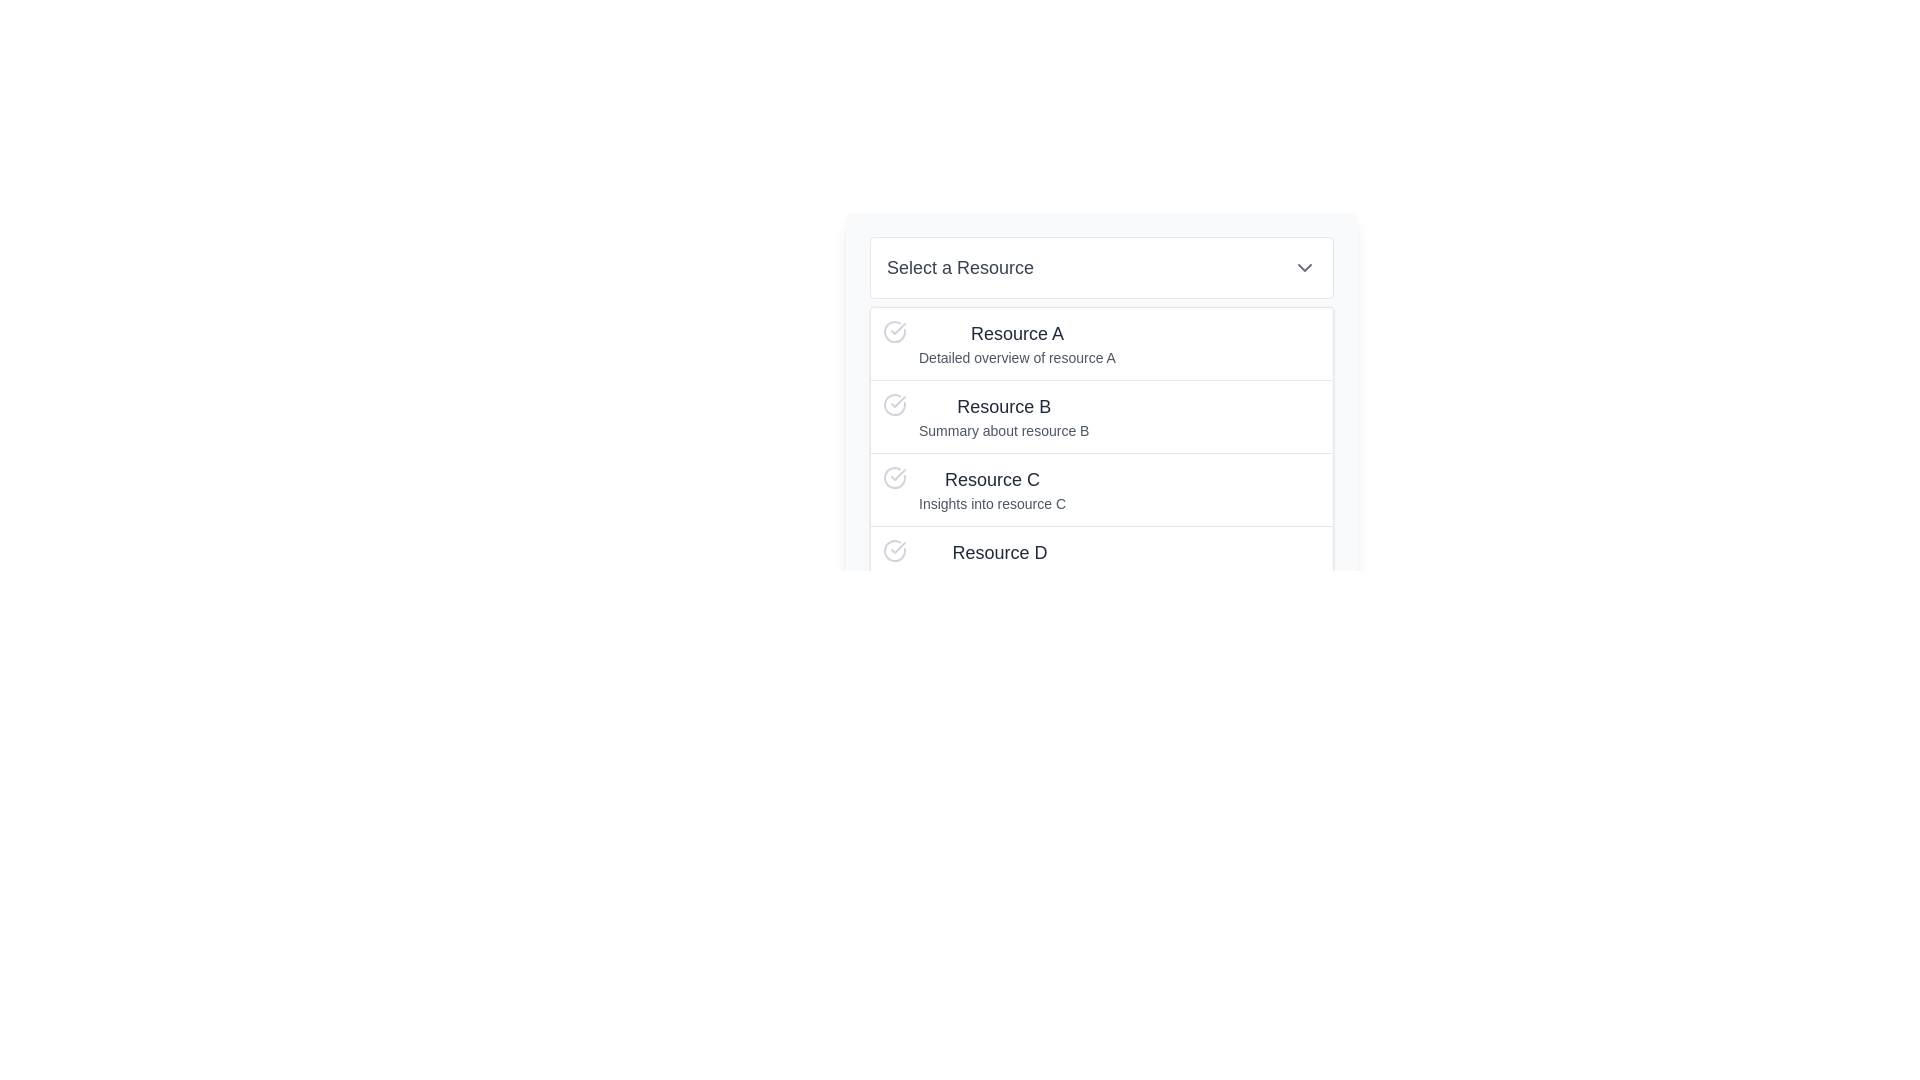 This screenshot has width=1920, height=1080. I want to click on the content of the Text Label positioned below 'Resource B' in the 'Select a Resource' dropdown box, so click(1004, 430).